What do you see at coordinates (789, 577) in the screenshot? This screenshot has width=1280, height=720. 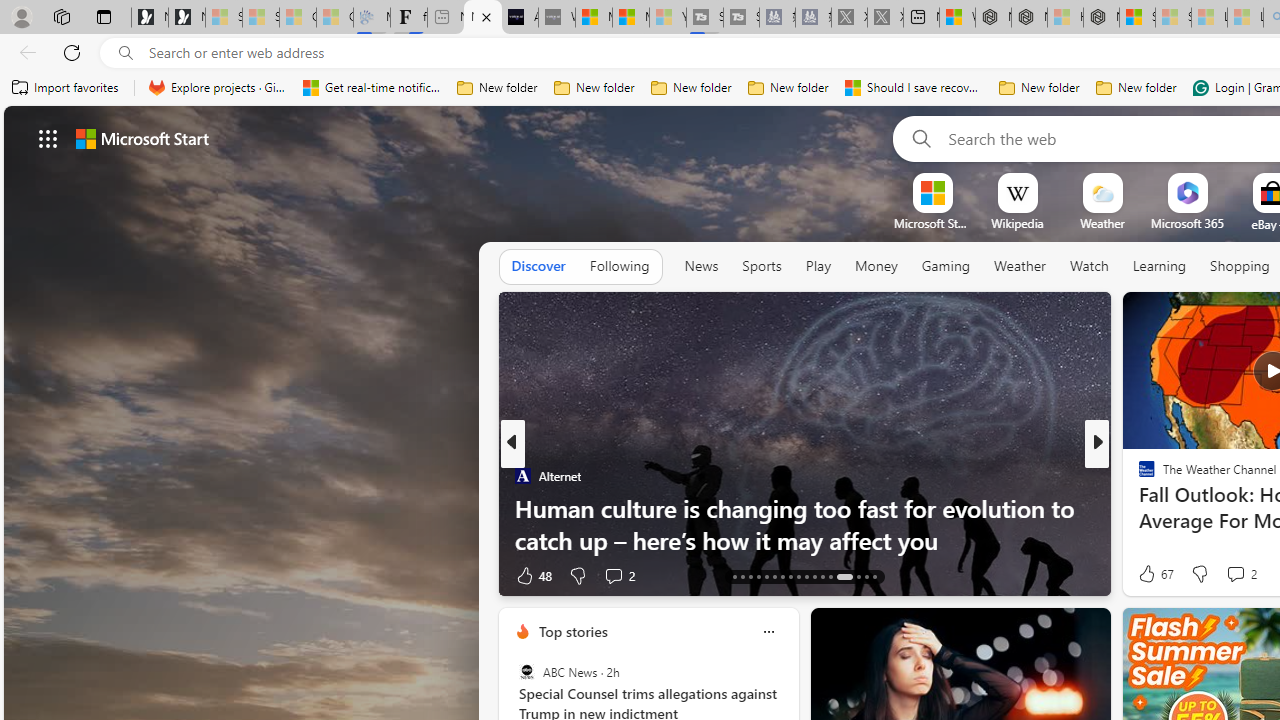 I see `'AutomationID: tab-24'` at bounding box center [789, 577].